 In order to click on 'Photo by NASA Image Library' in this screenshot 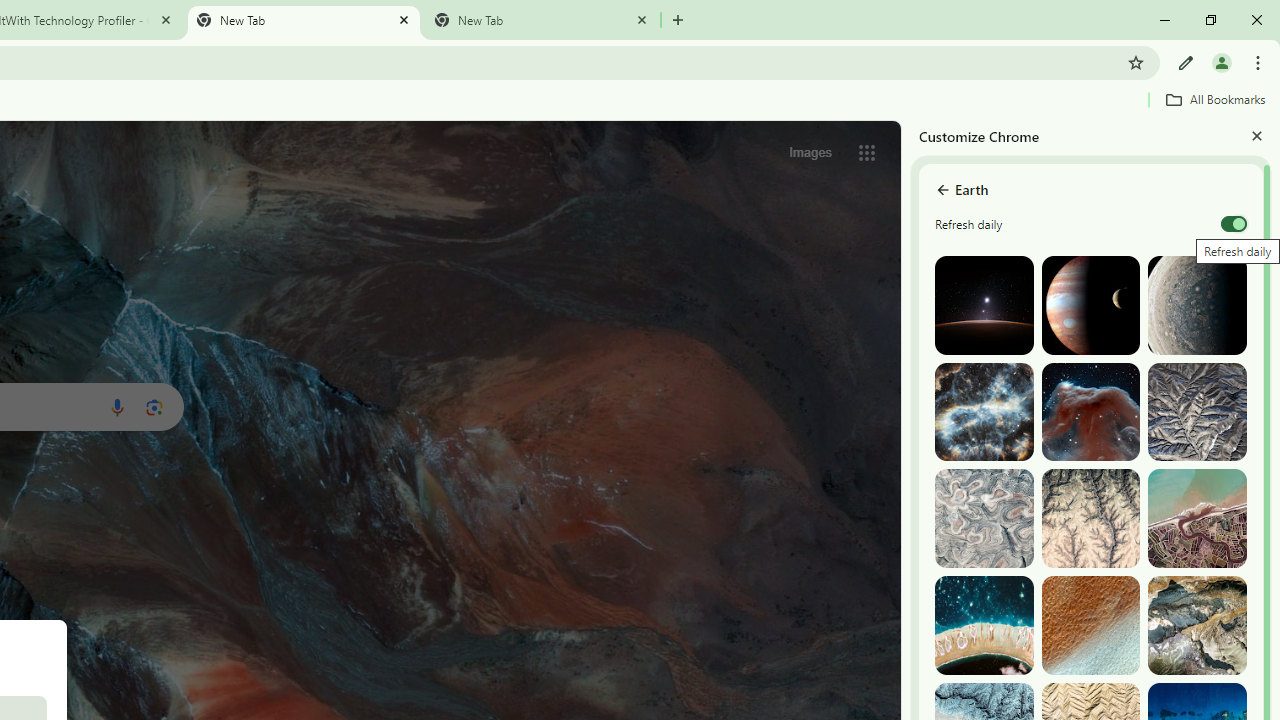, I will do `click(1089, 411)`.